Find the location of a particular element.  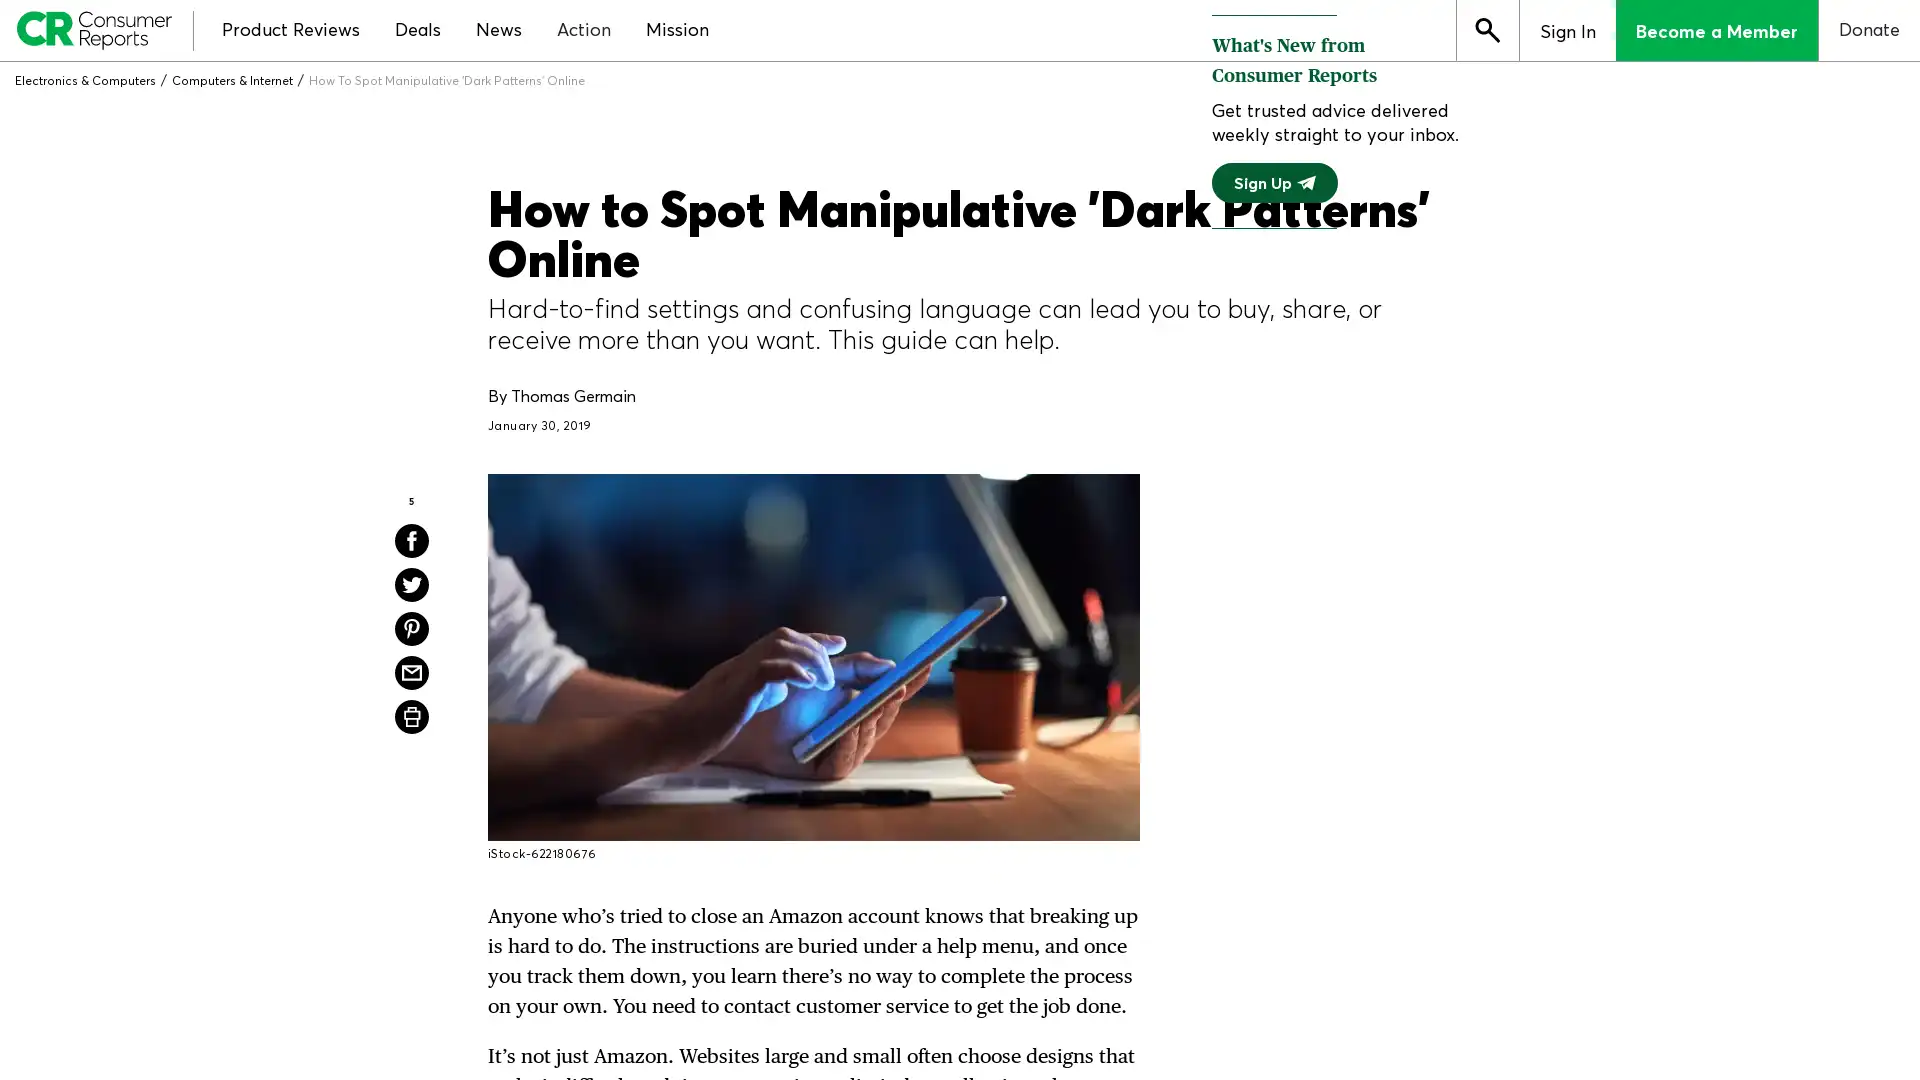

pinterest is located at coordinates (411, 627).